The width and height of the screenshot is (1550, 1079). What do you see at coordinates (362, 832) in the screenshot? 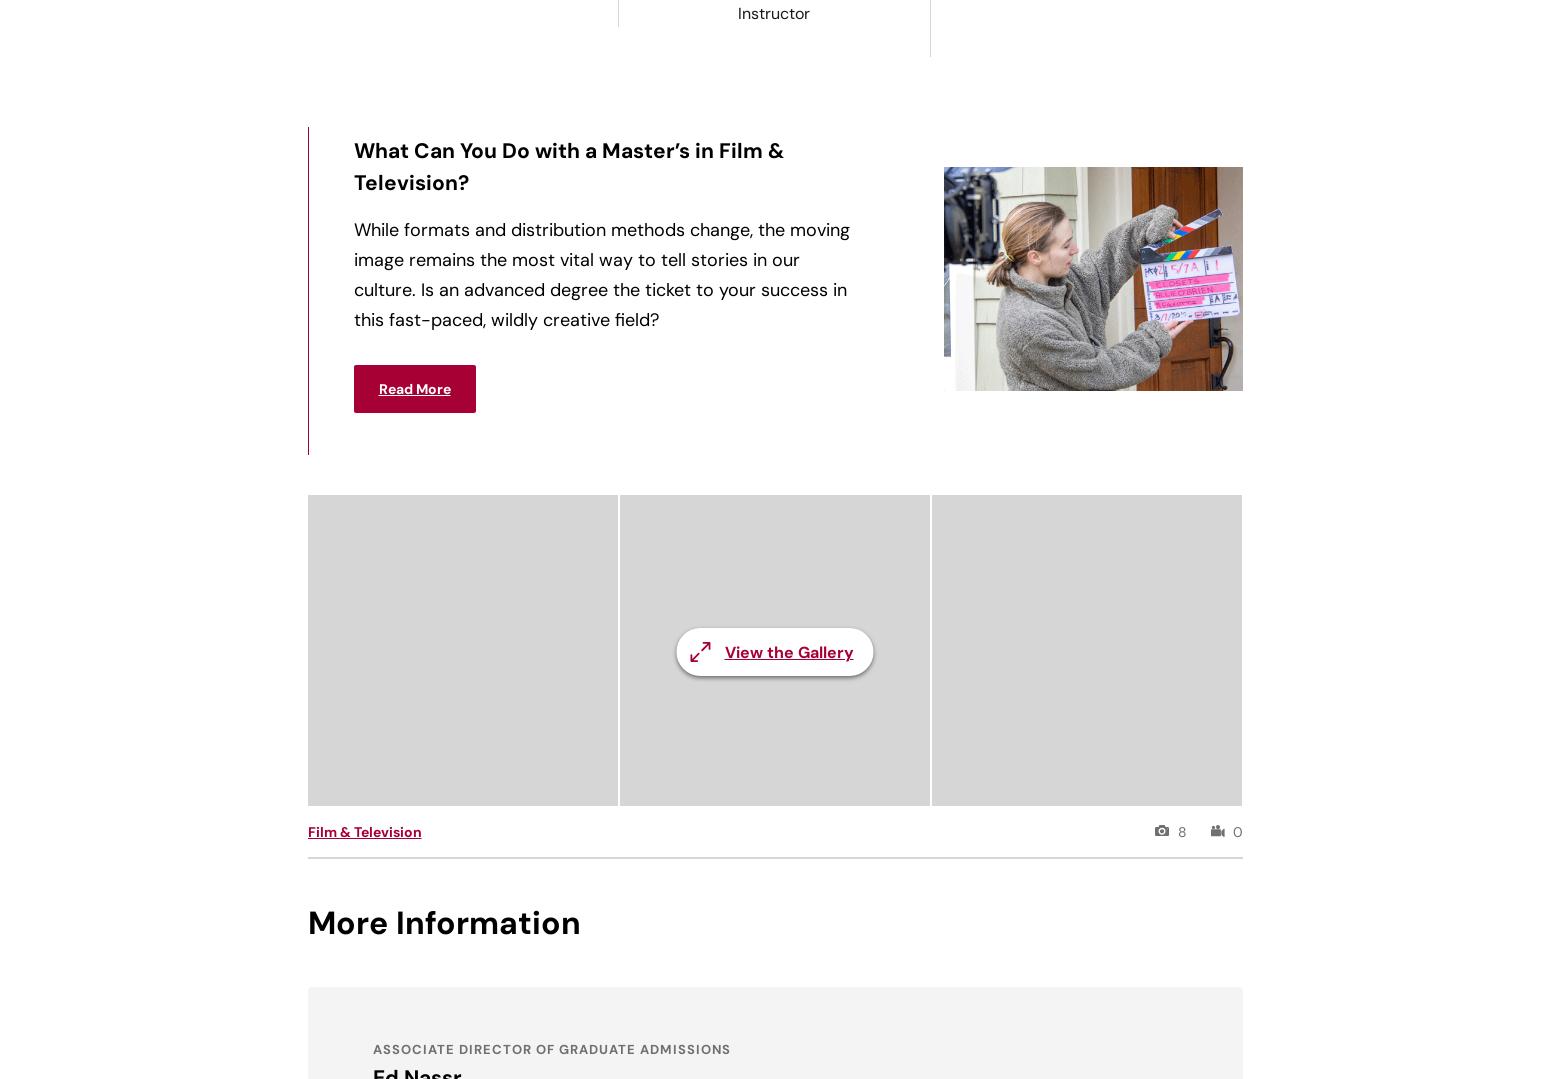
I see `'Film & Television'` at bounding box center [362, 832].